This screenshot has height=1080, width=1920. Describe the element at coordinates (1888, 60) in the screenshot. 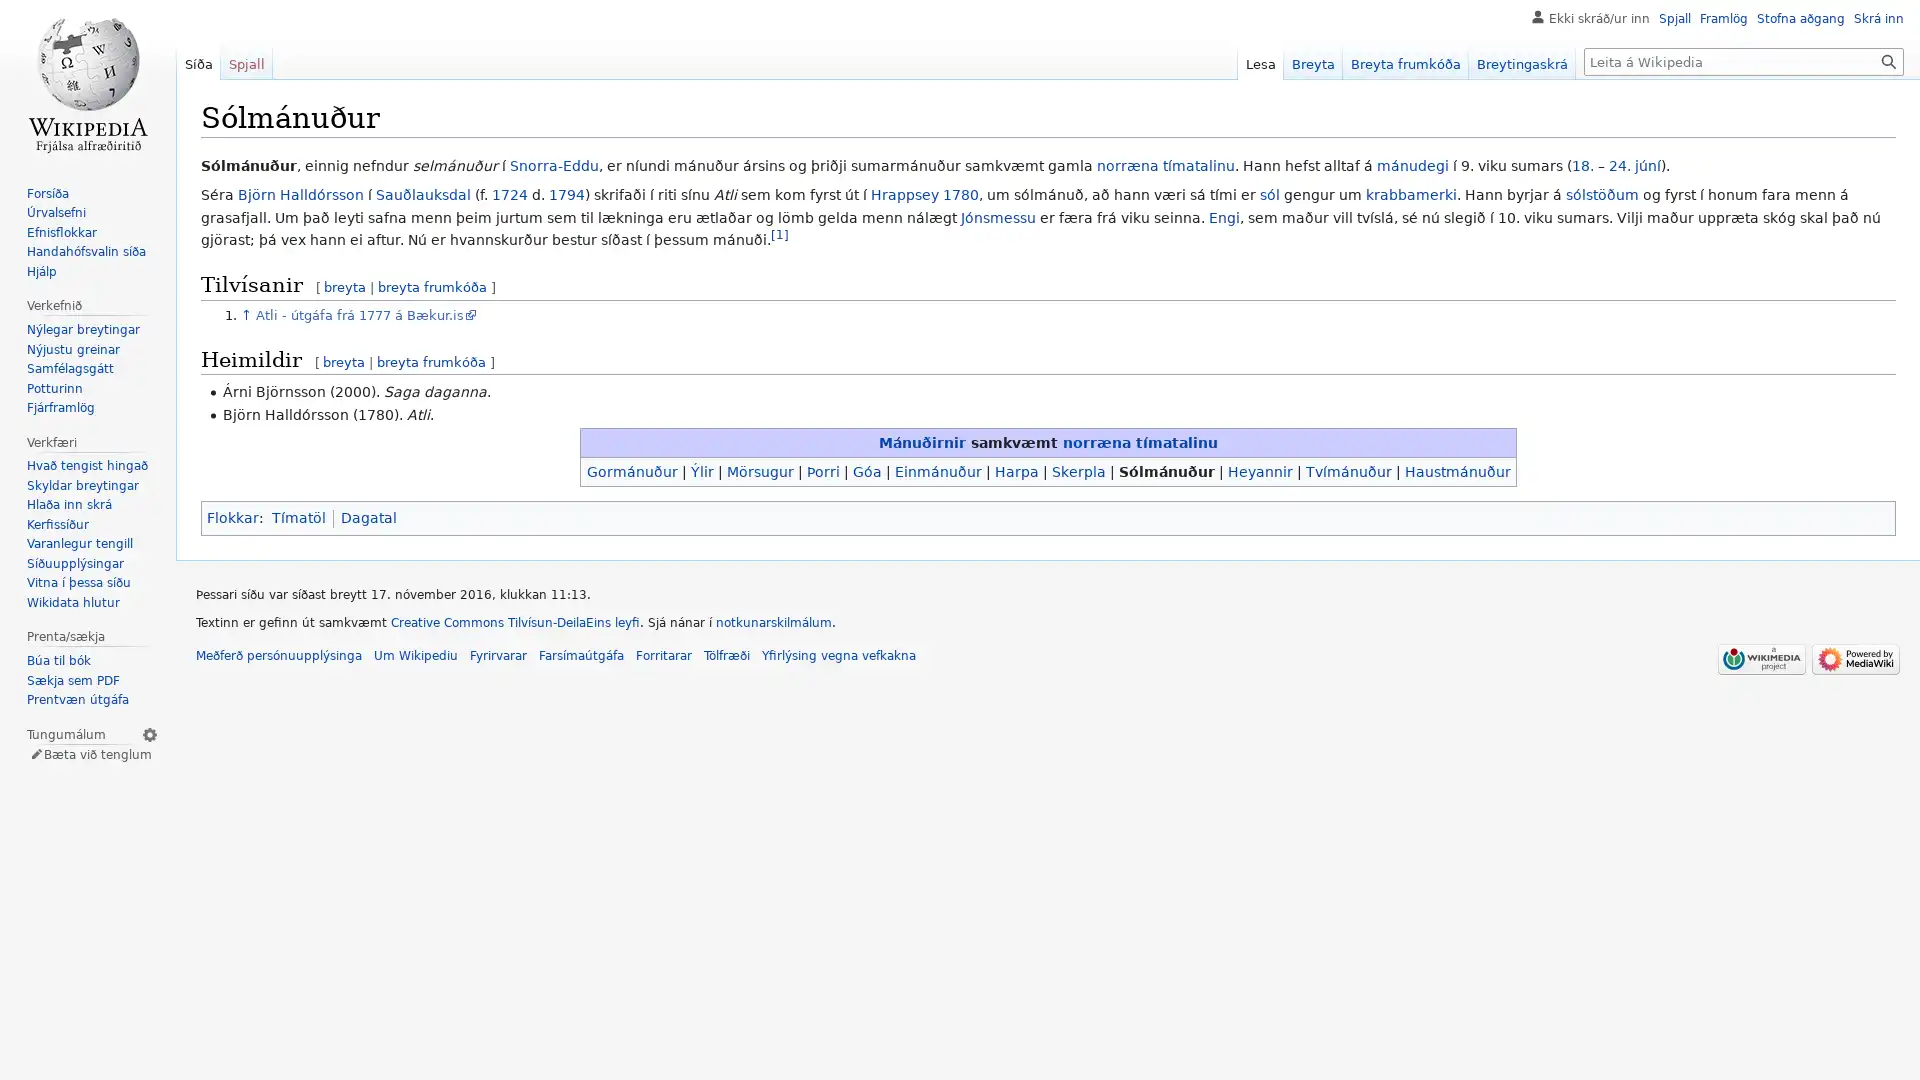

I see `Afram` at that location.